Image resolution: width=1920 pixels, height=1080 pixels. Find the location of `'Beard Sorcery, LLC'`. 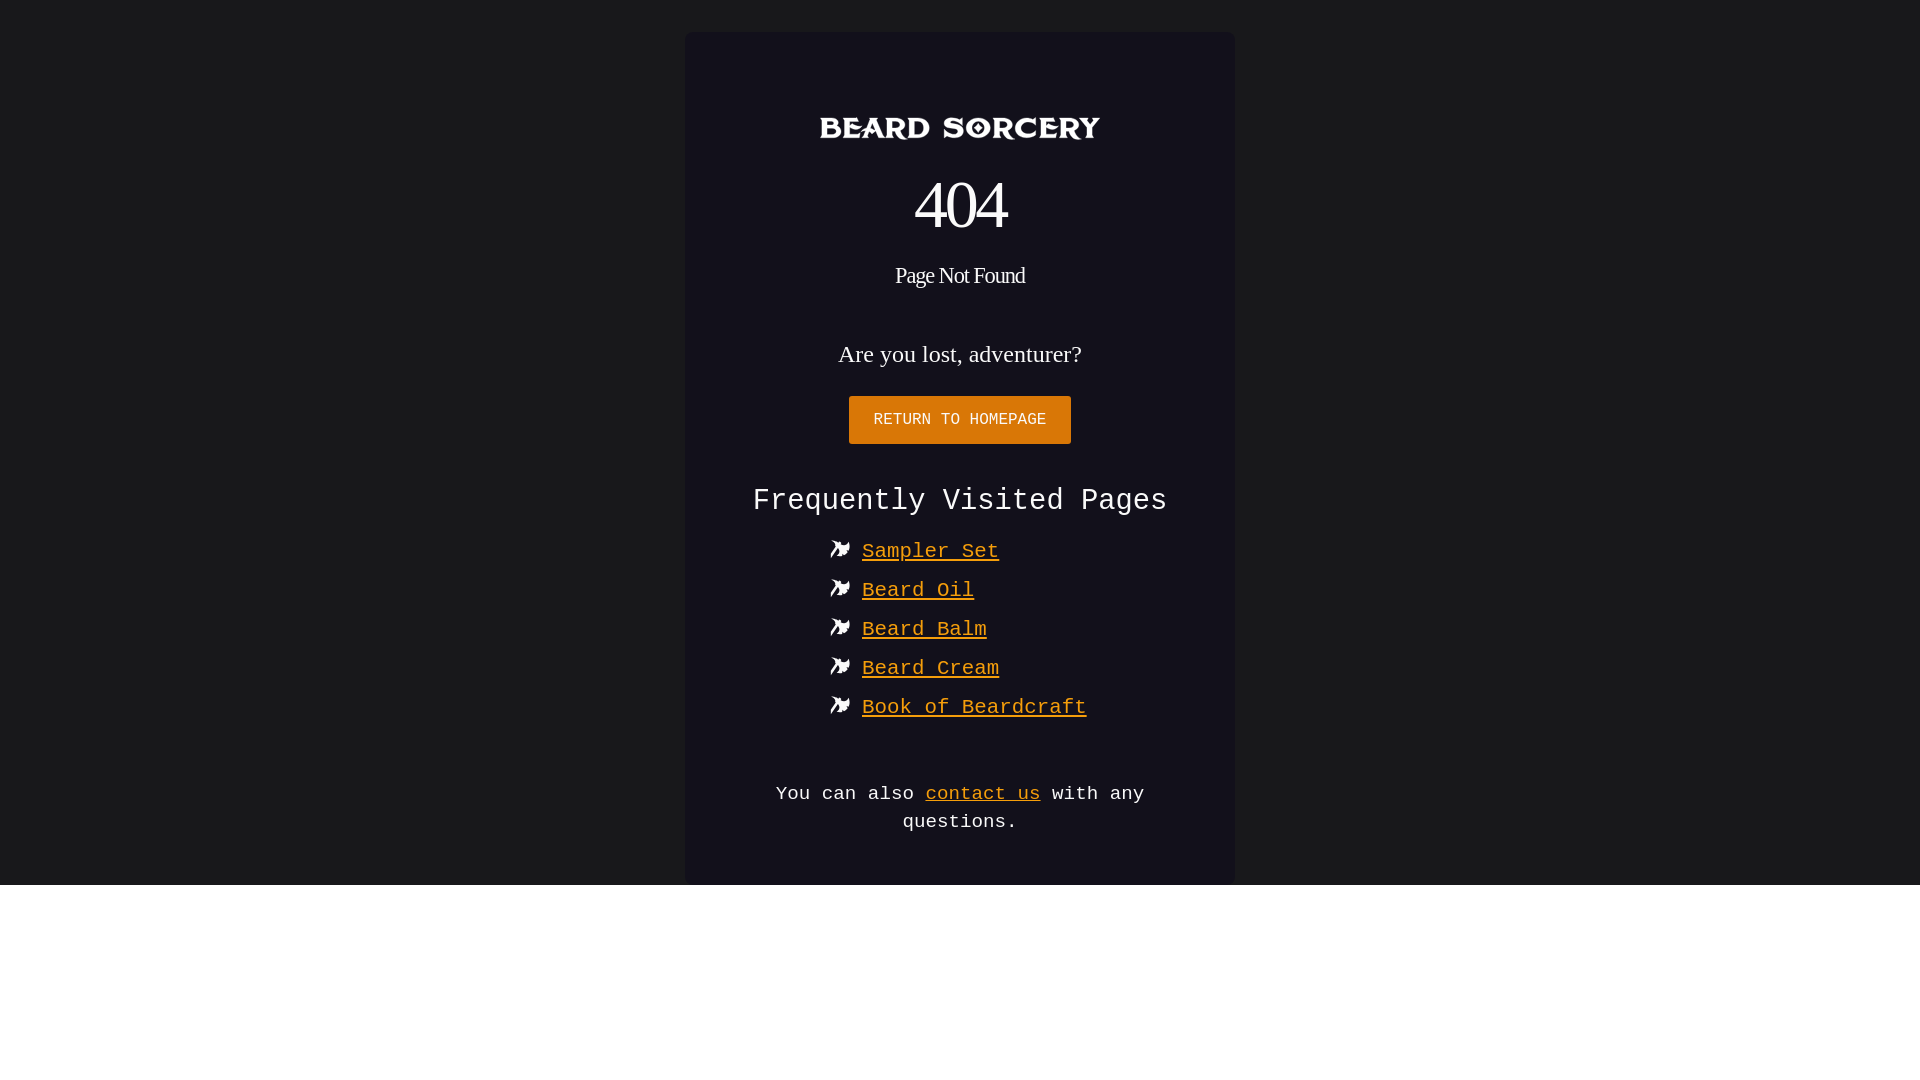

'Beard Sorcery, LLC' is located at coordinates (960, 127).